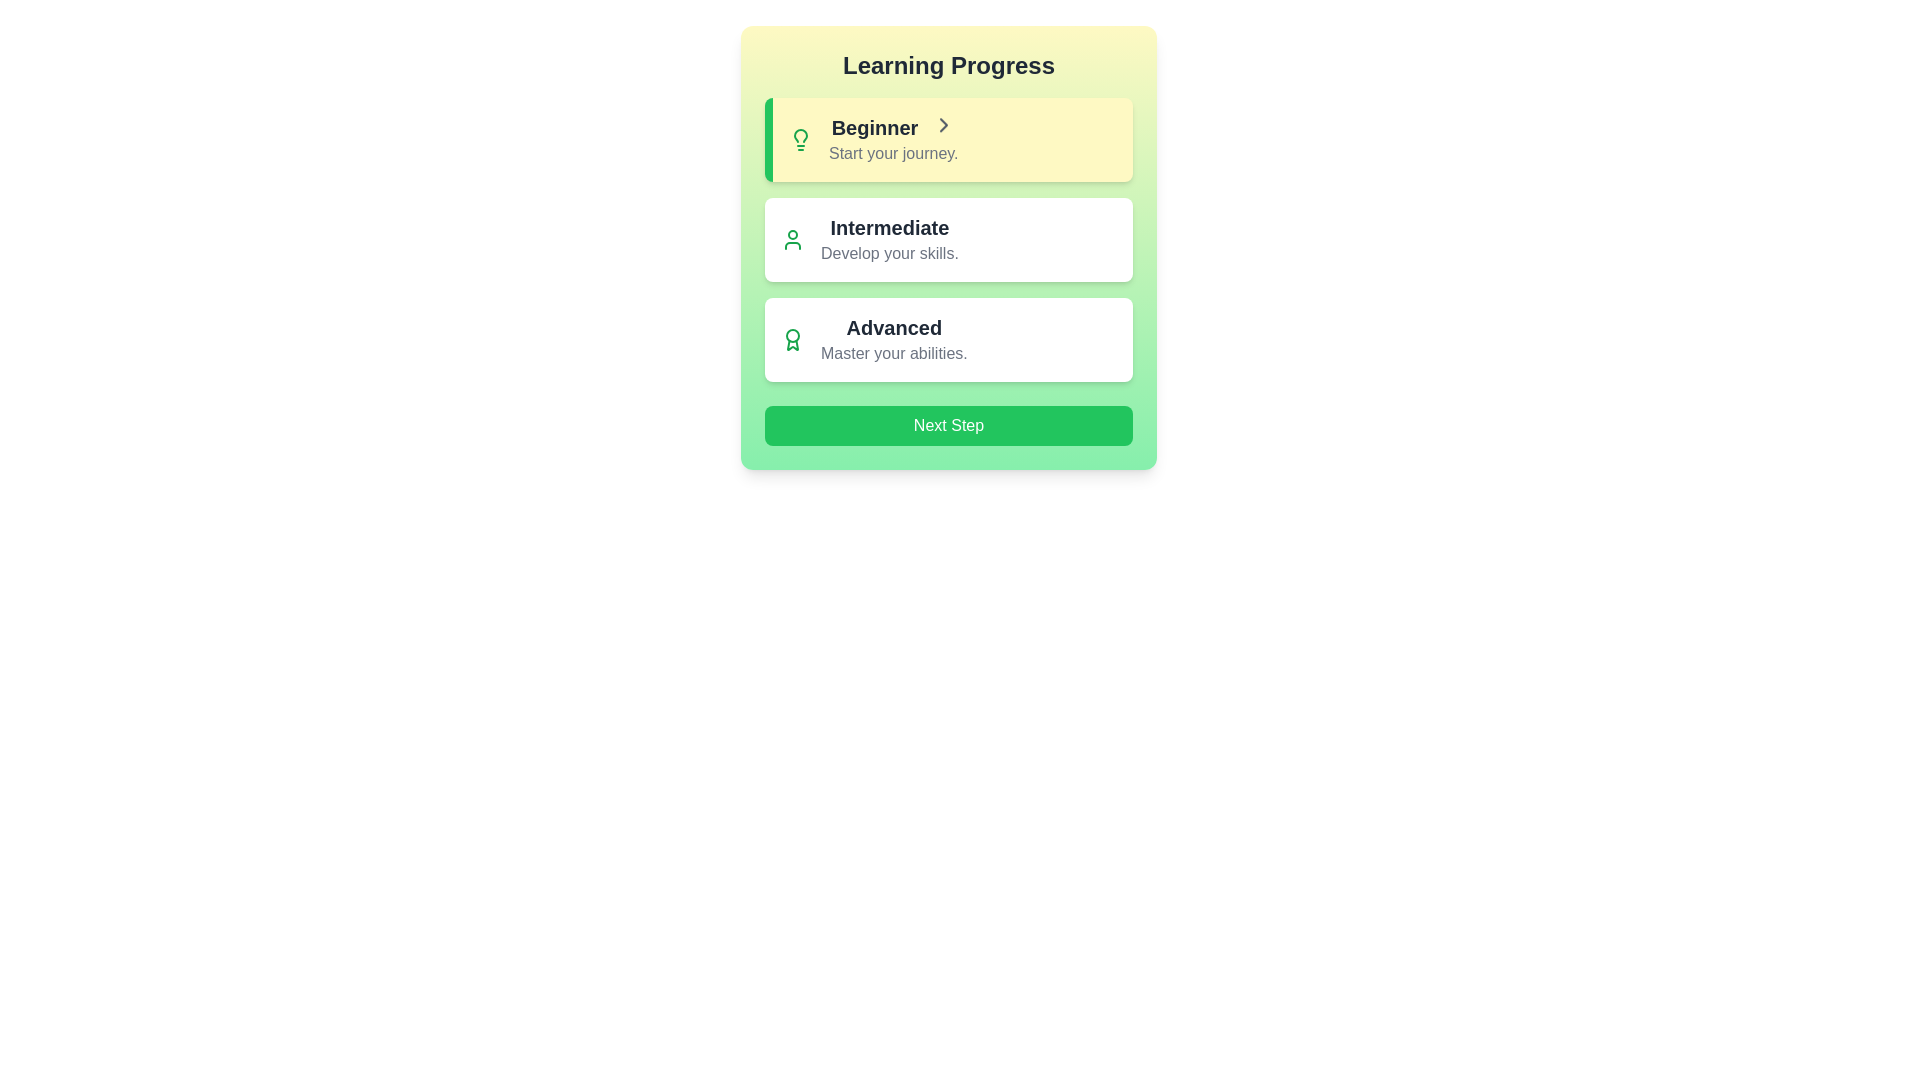 The height and width of the screenshot is (1080, 1920). Describe the element at coordinates (892, 138) in the screenshot. I see `the clickable text item displaying 'Beginner' and 'Start your journey.' with a yellow background in the 'Learning Progress' section` at that location.